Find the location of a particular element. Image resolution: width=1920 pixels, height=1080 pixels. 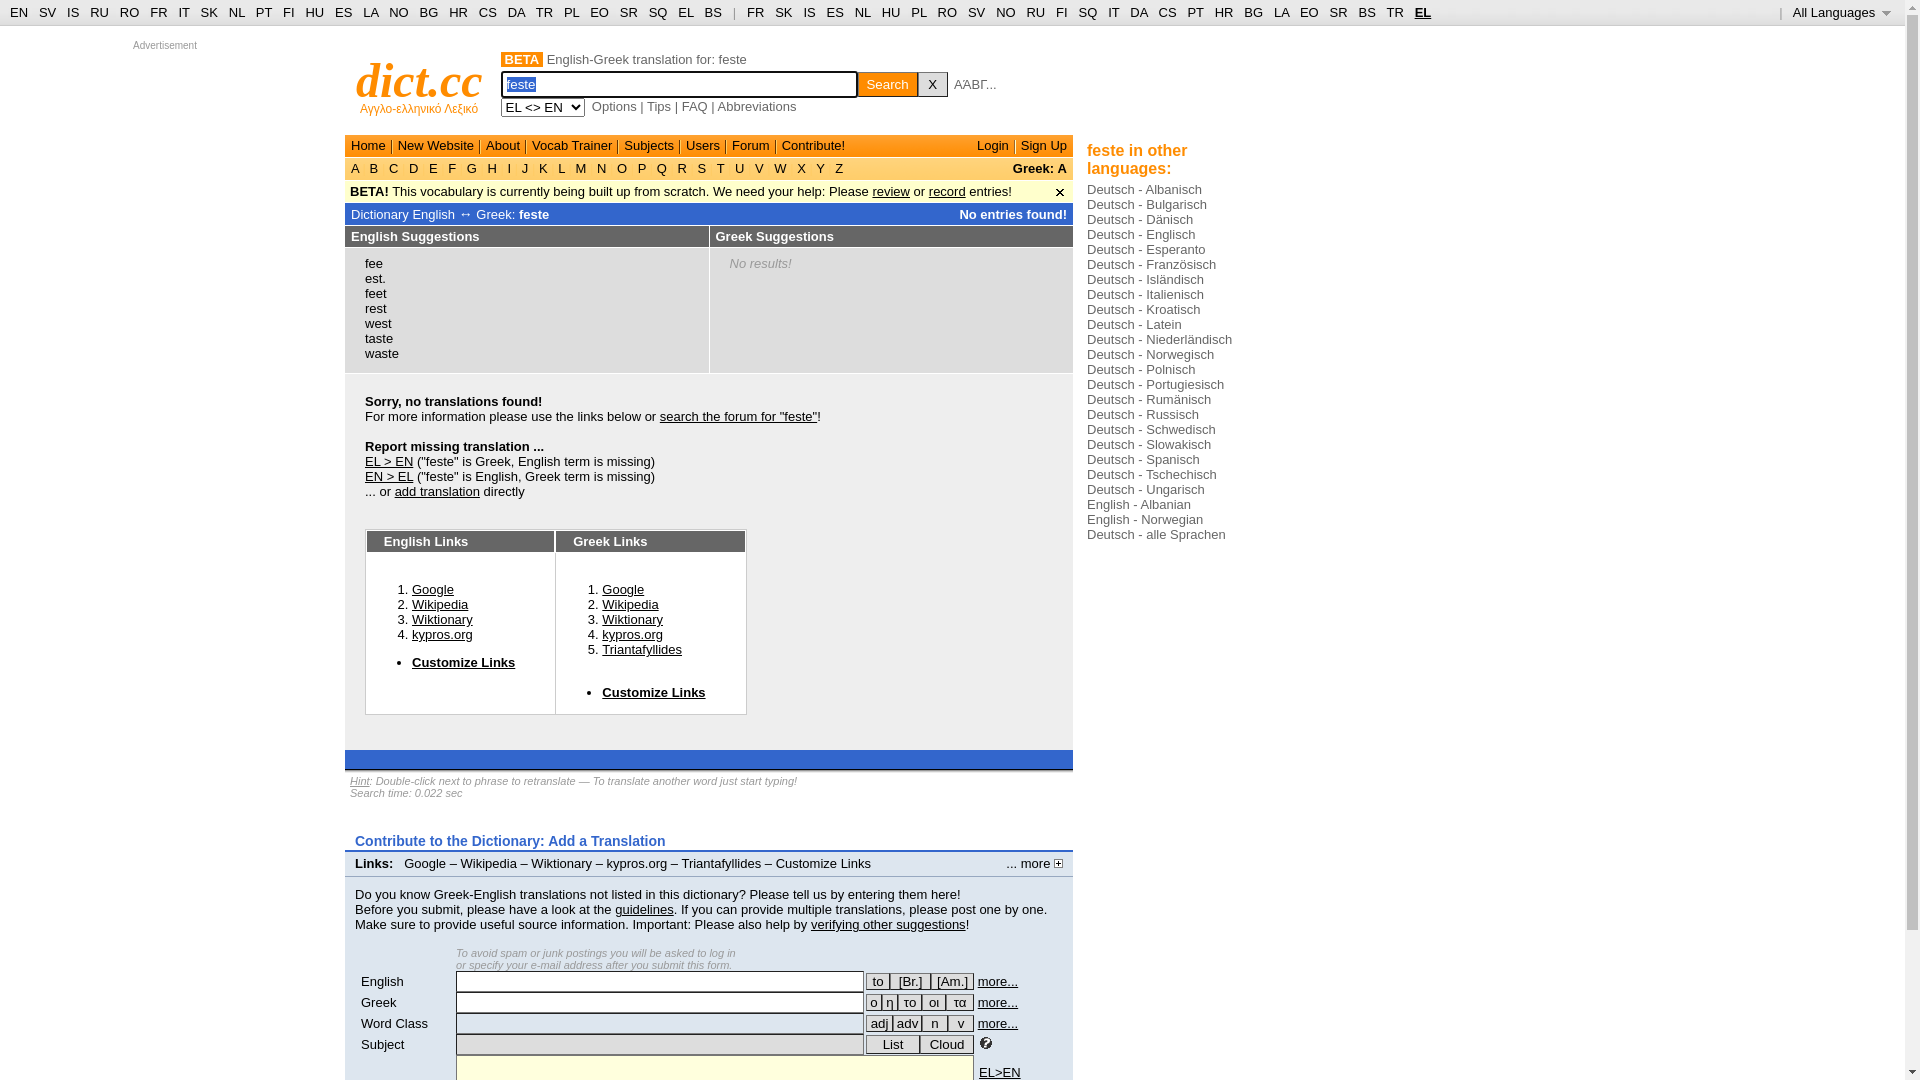

'verifying other suggestions' is located at coordinates (887, 924).